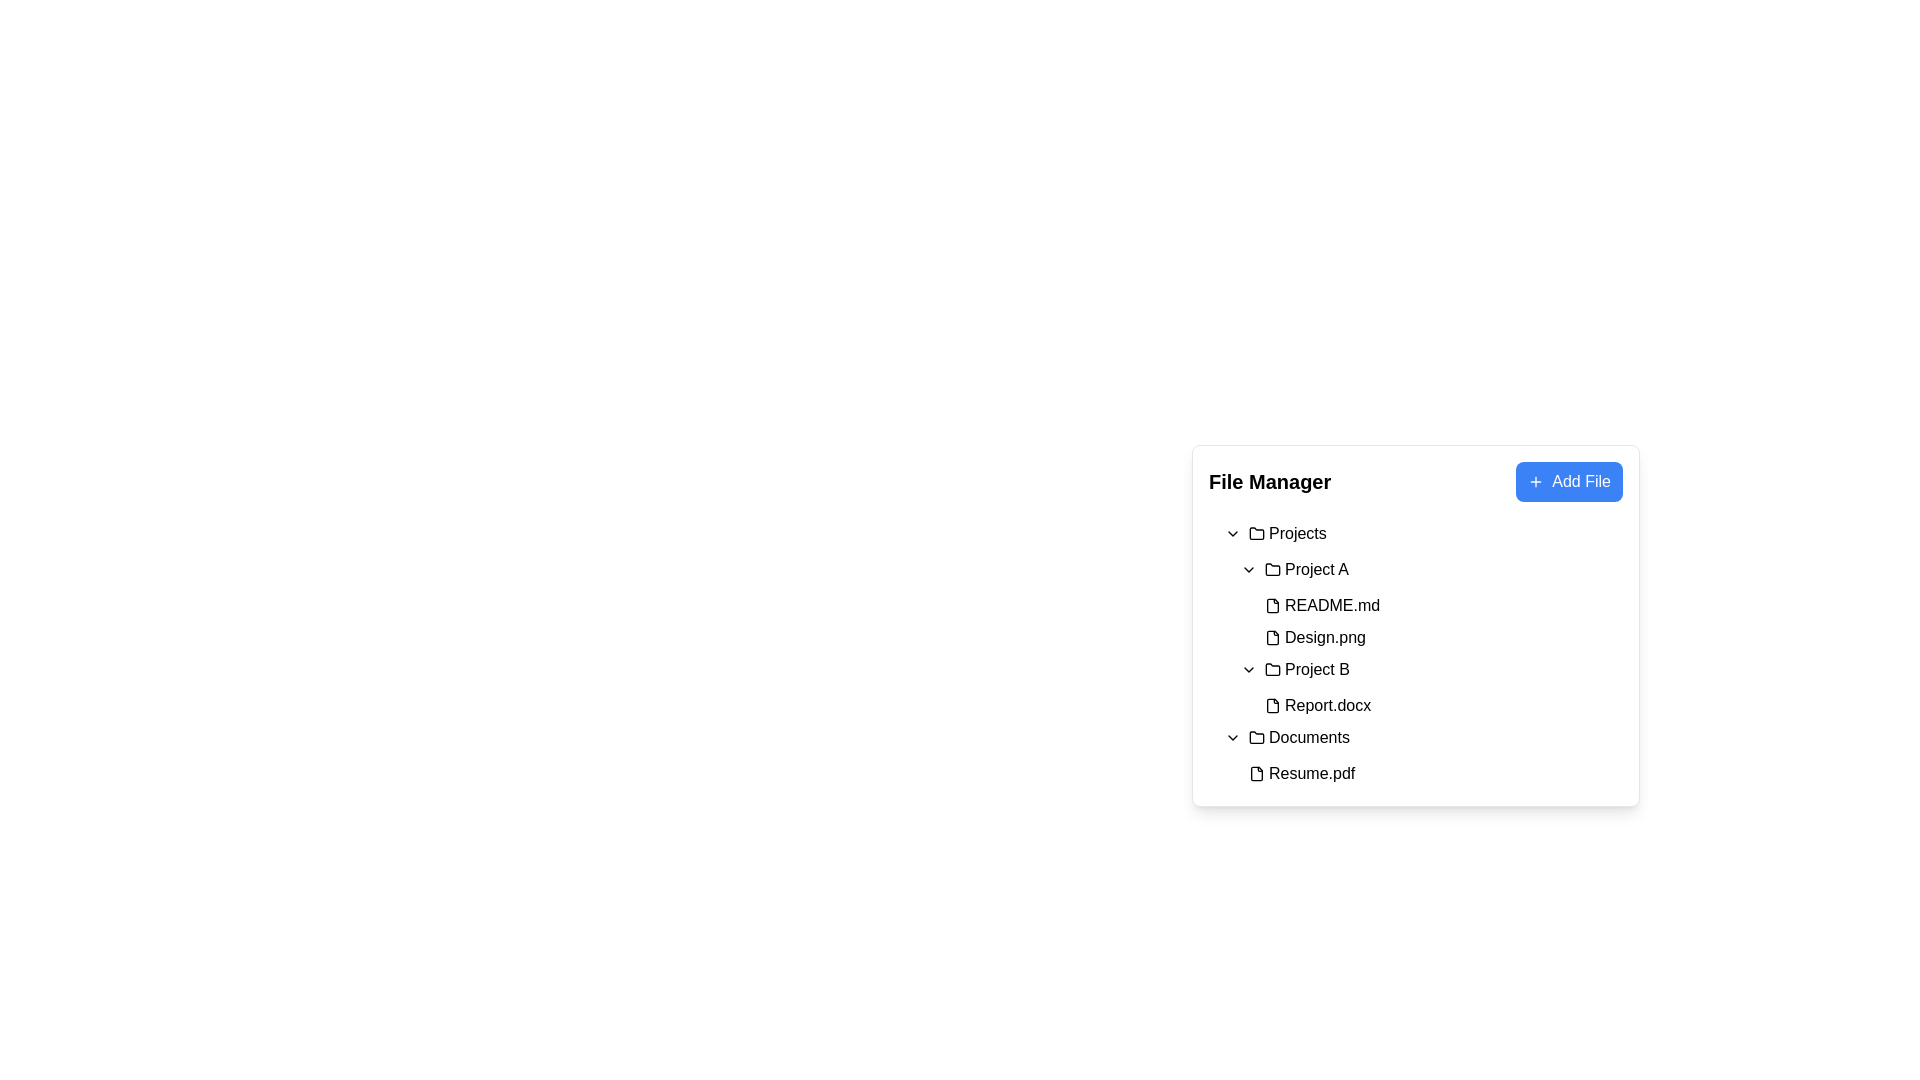  What do you see at coordinates (1247, 670) in the screenshot?
I see `the small chevron icon that expands or collapses the 'Project B' section in the file manager interface` at bounding box center [1247, 670].